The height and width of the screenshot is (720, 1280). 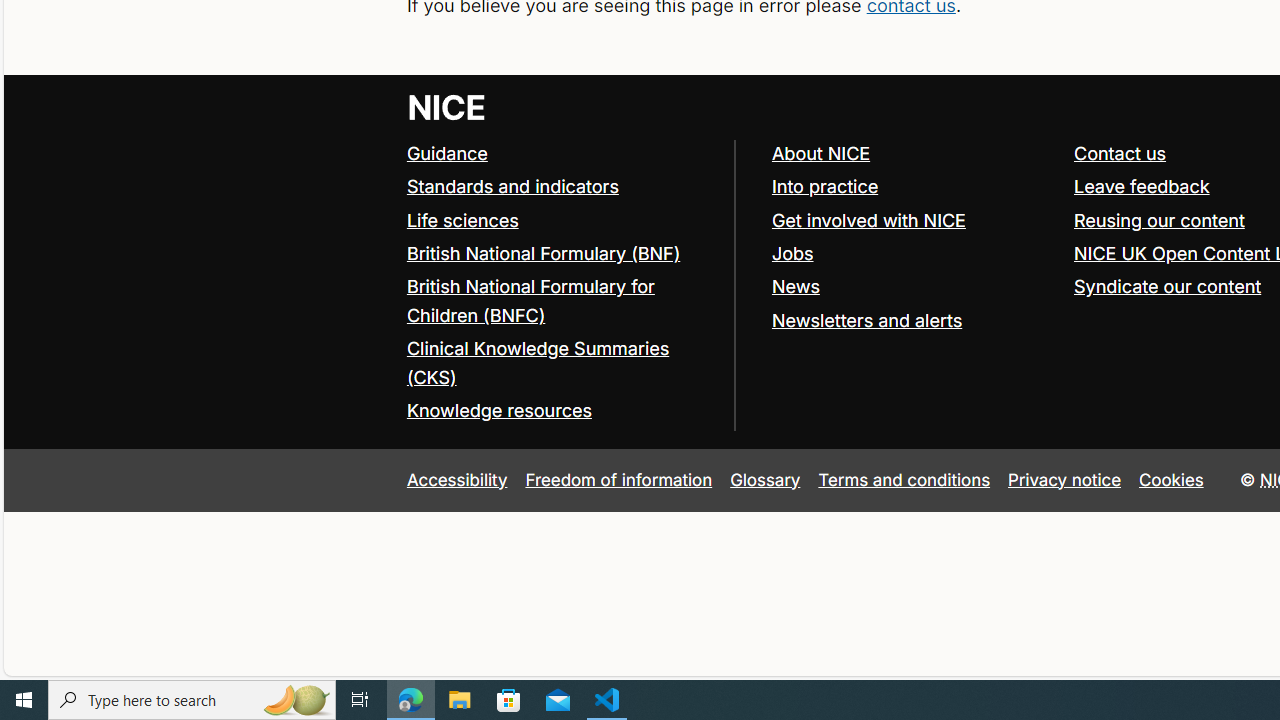 I want to click on 'Accessibility', so click(x=455, y=479).